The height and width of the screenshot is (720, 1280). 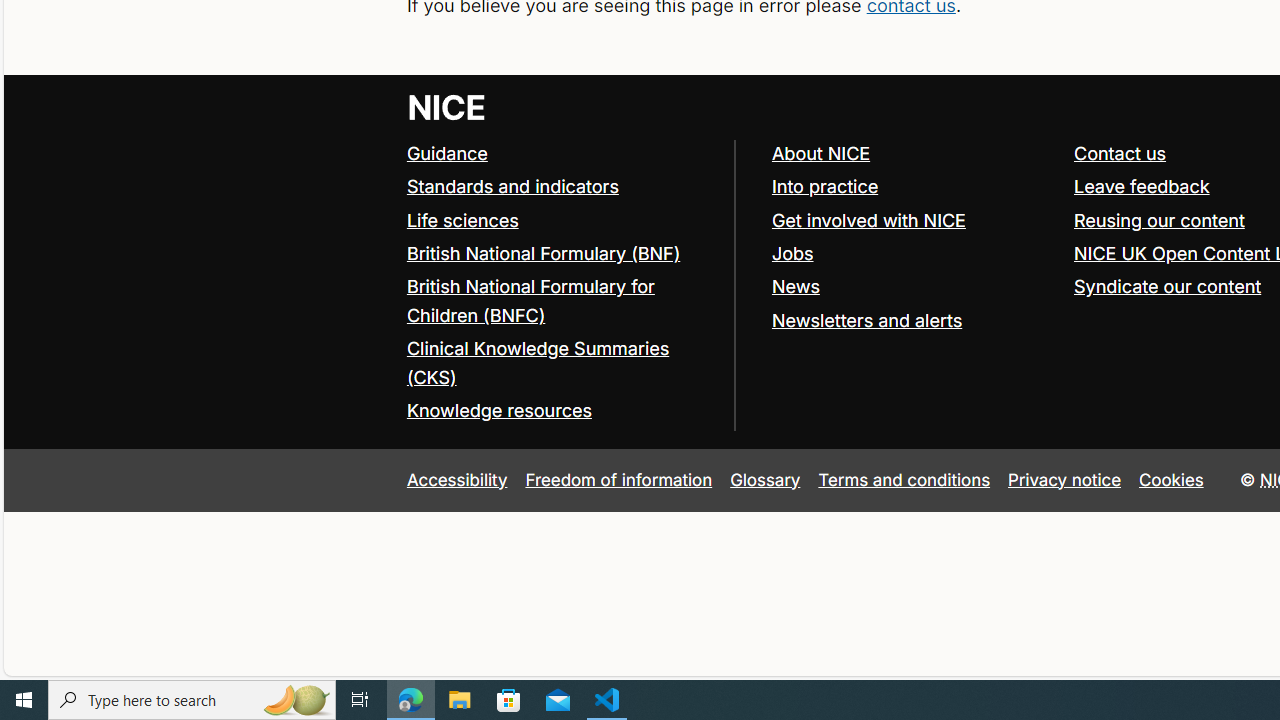 I want to click on 'Accessibility', so click(x=455, y=479).